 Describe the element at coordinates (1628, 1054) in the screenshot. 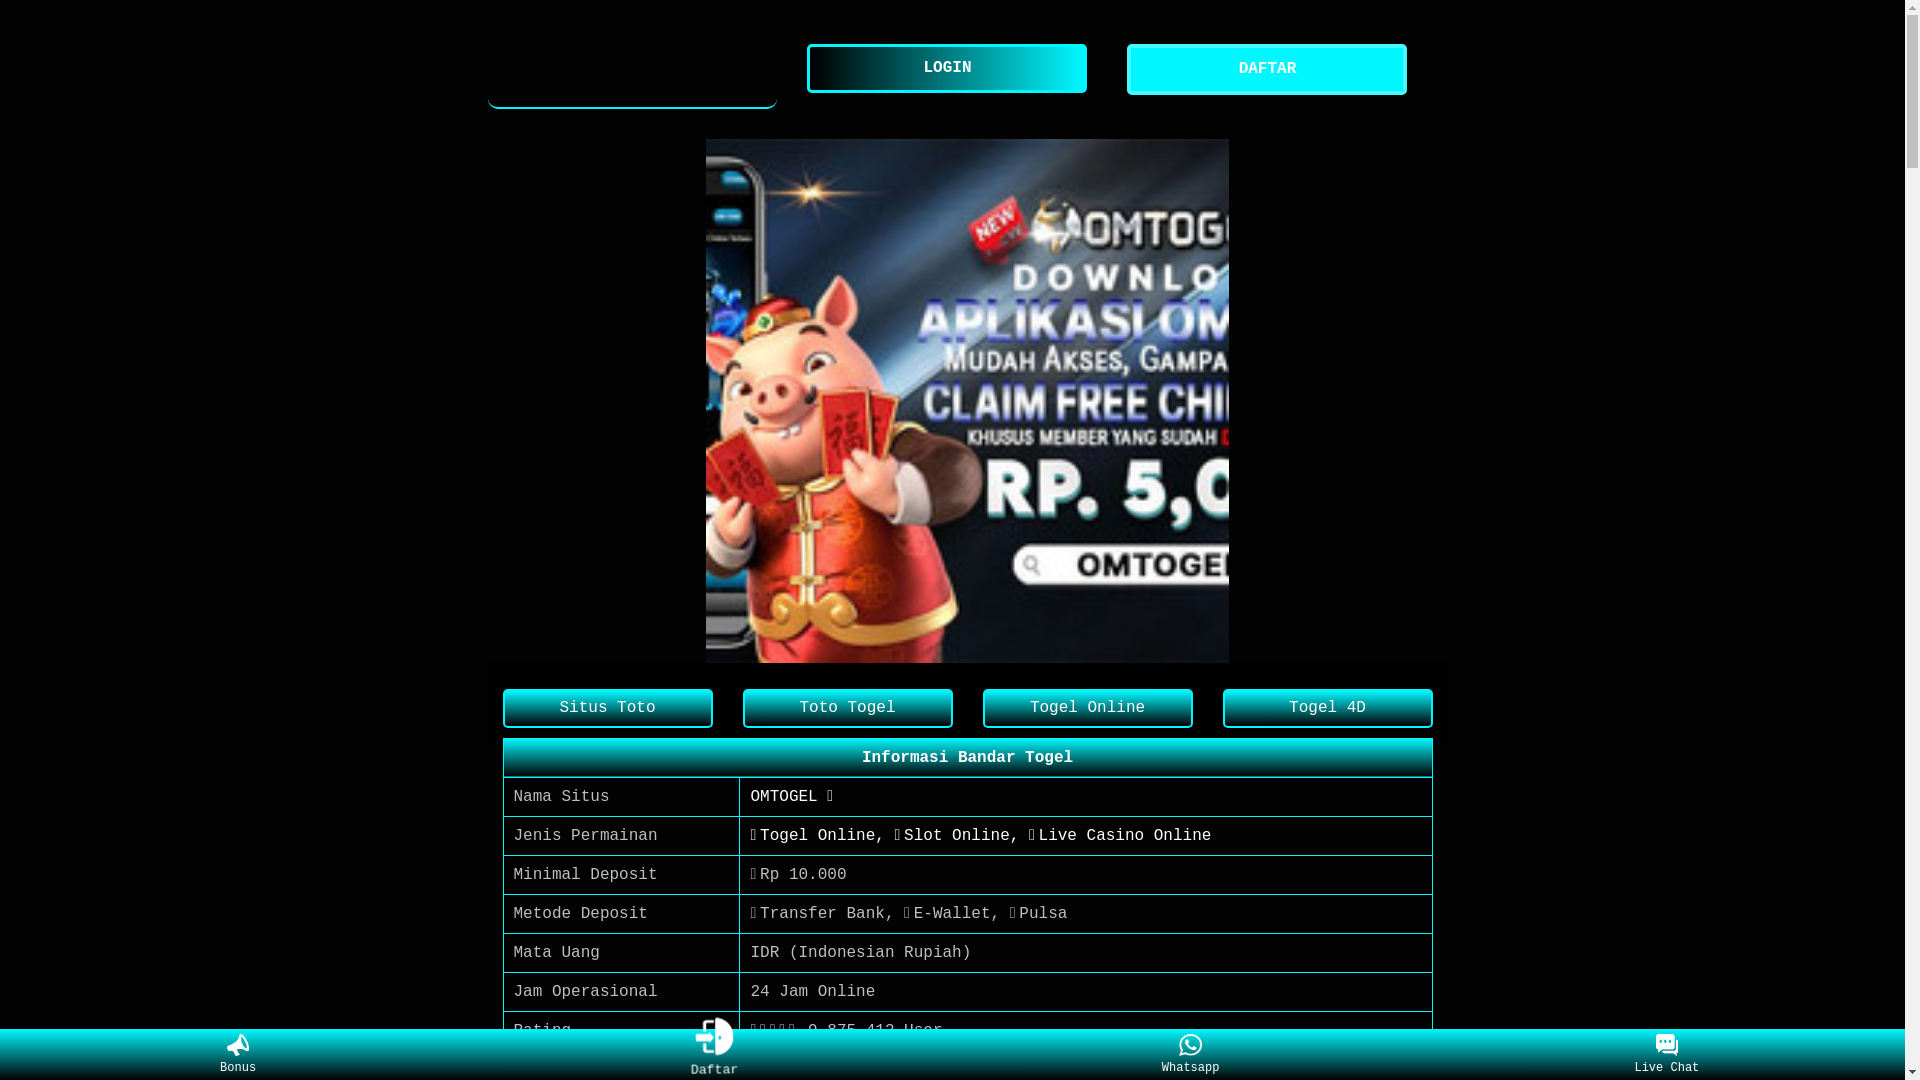

I see `'Live Chat'` at that location.